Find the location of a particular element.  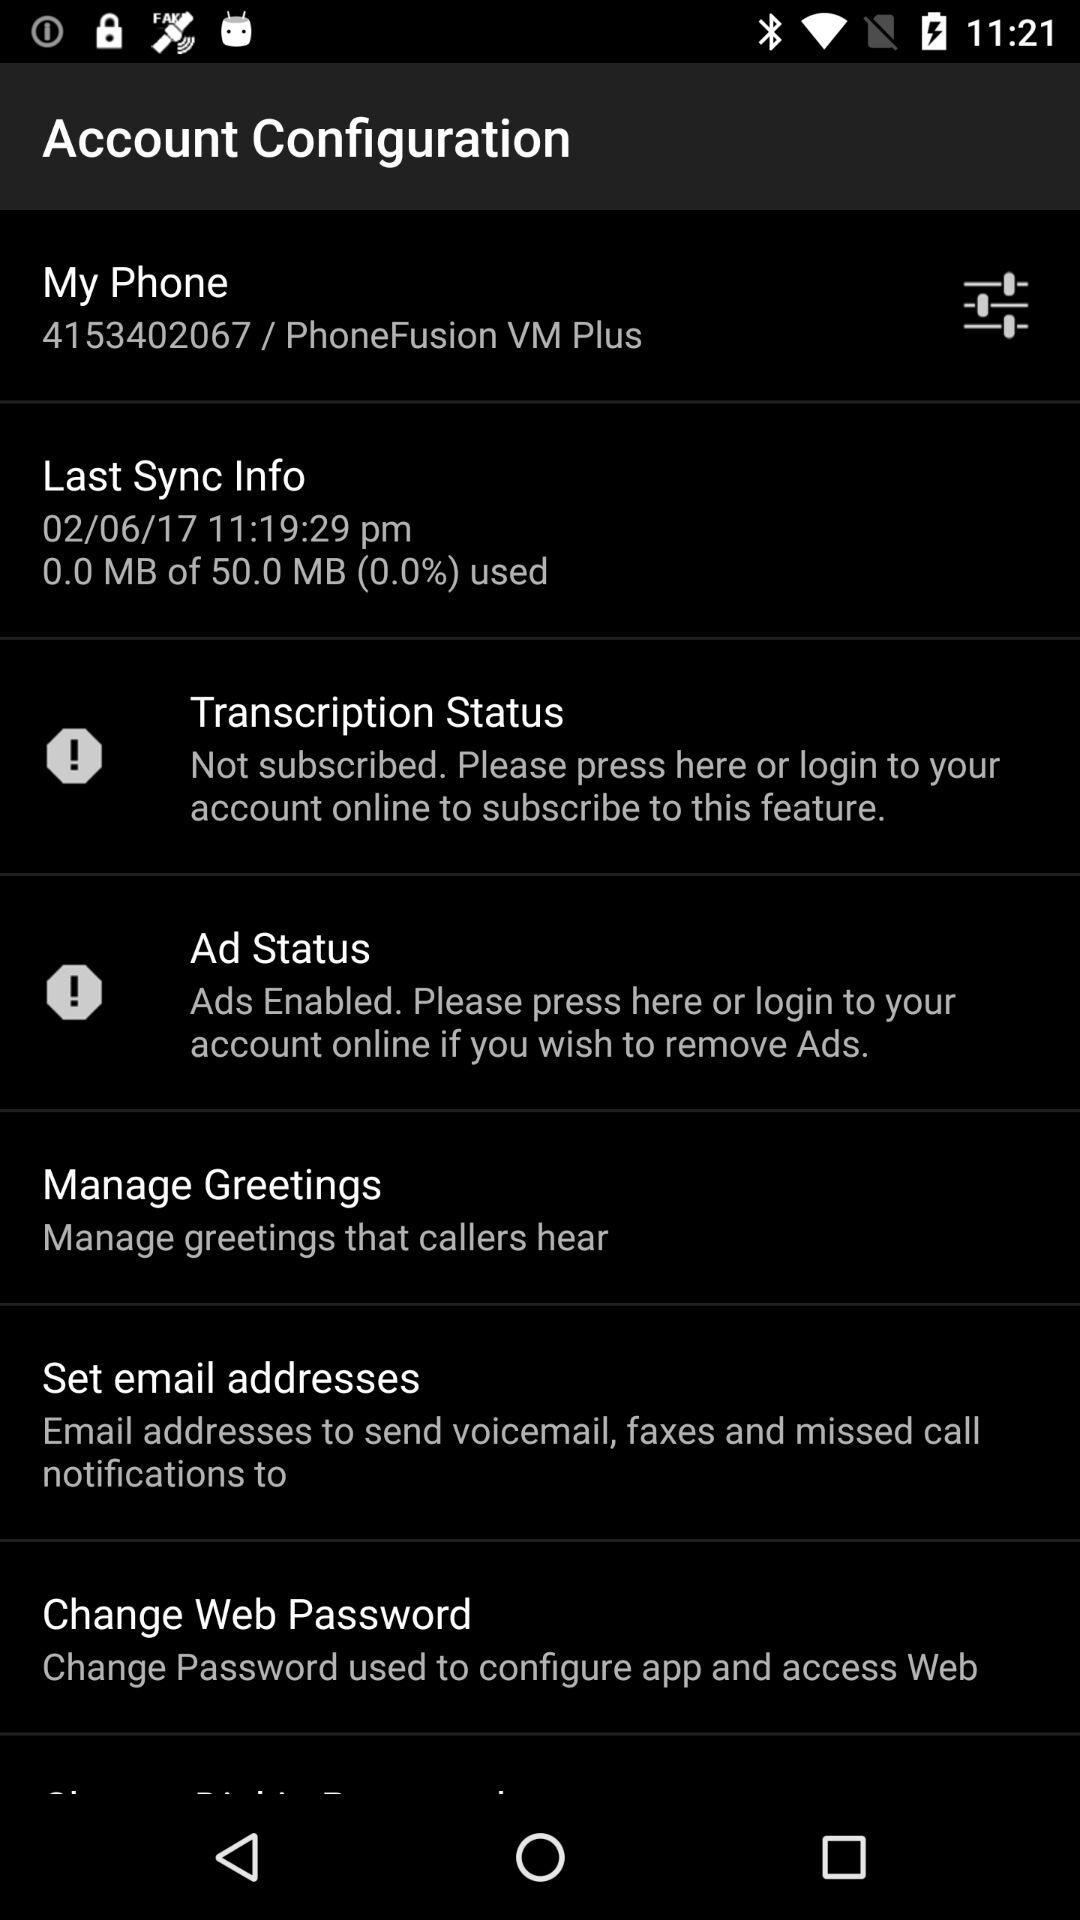

4153402067 phonefusion vm item is located at coordinates (341, 333).